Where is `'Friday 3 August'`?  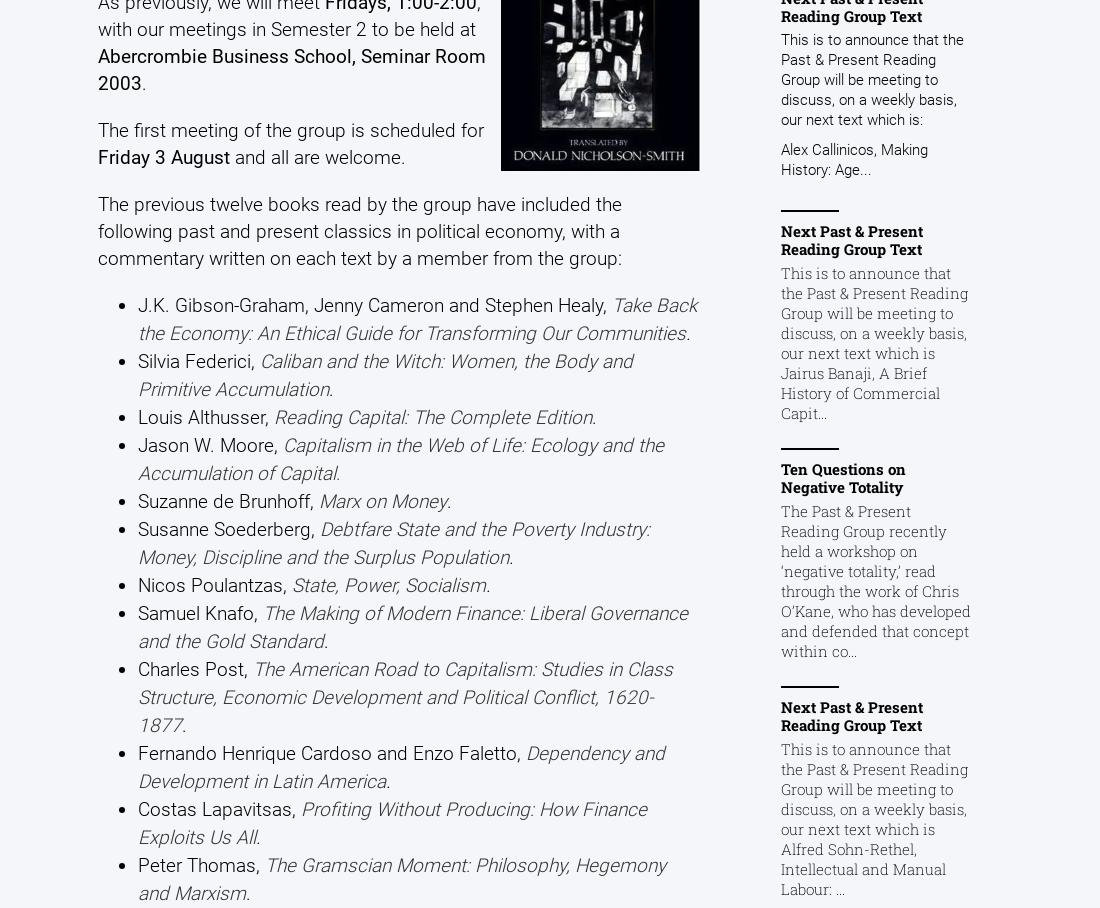
'Friday 3 August' is located at coordinates (97, 155).